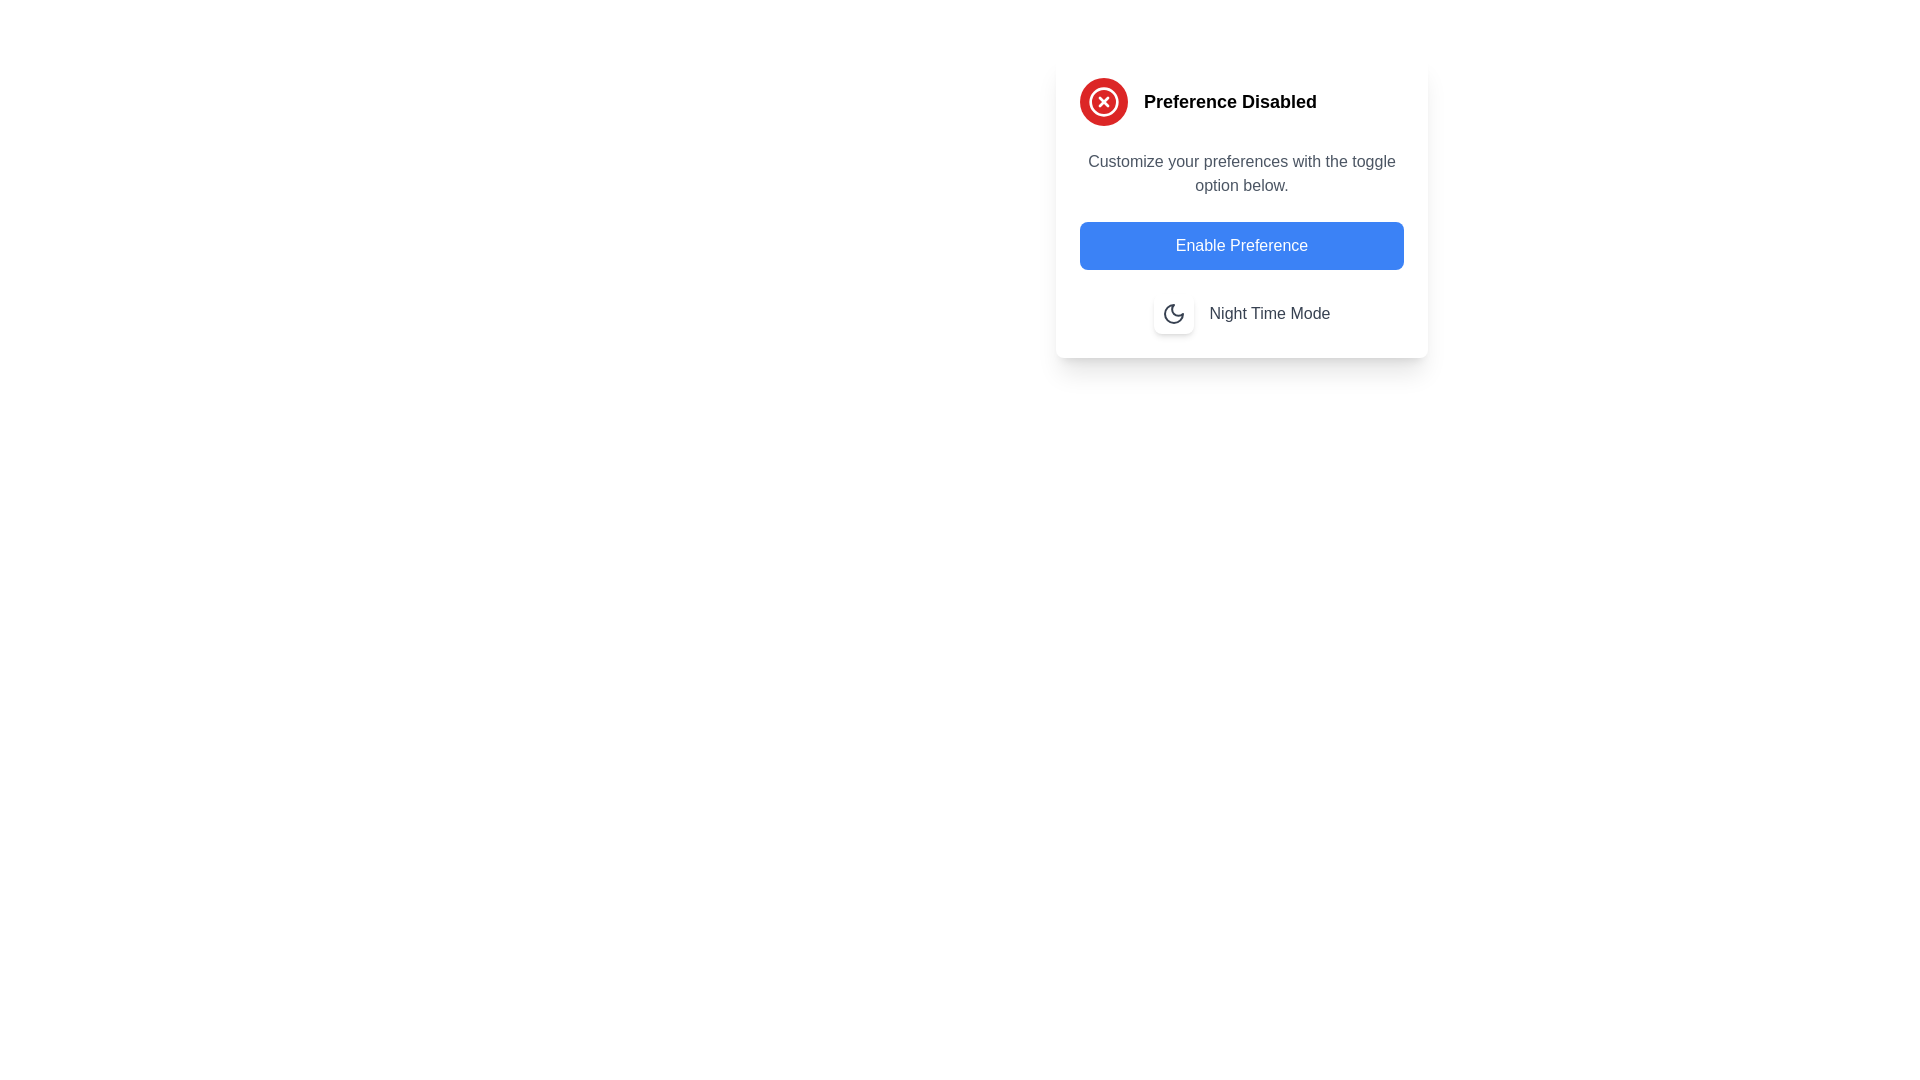 This screenshot has height=1080, width=1920. I want to click on the button located at the center-bottom of the dialog box to observe its hover effect, which indicates it is designed to toggle a specific preference or feature, so click(1241, 245).